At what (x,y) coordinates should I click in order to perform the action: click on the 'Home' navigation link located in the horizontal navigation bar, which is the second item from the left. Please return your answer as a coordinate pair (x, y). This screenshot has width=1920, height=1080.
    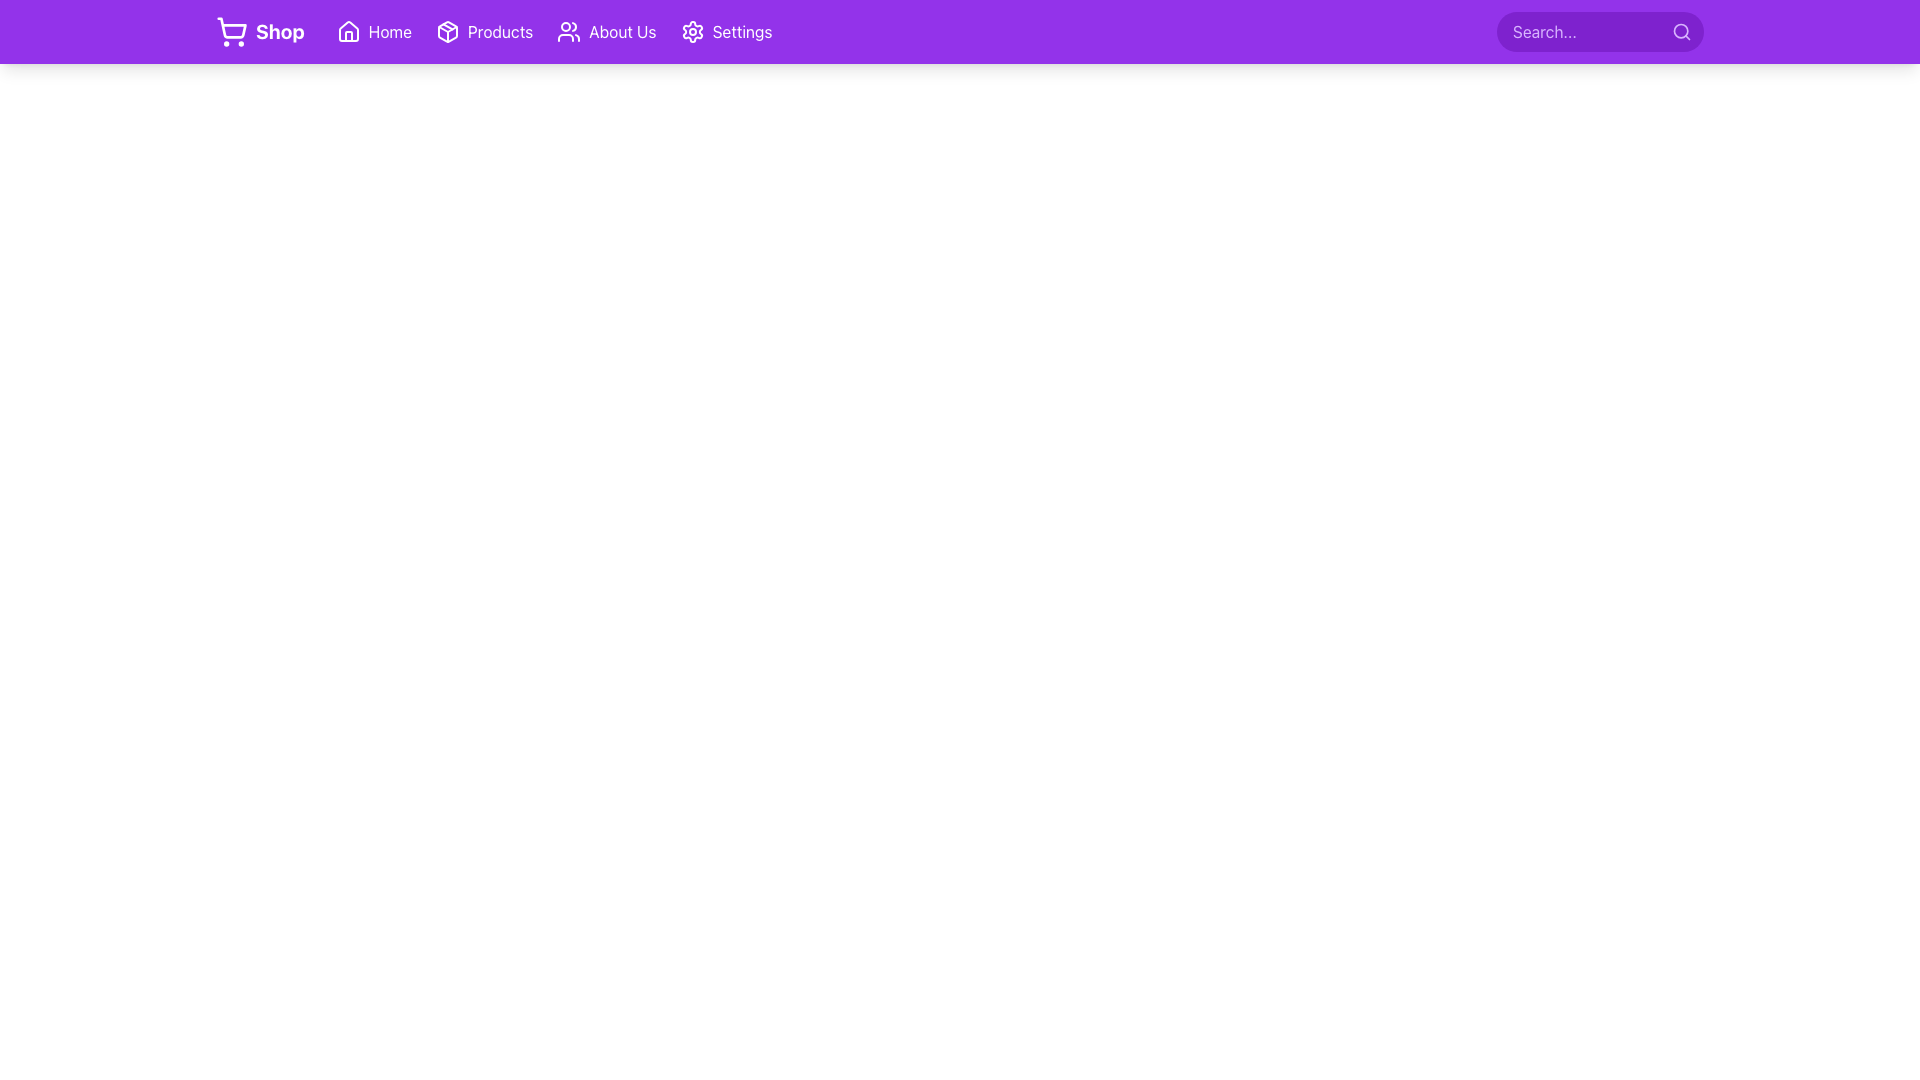
    Looking at the image, I should click on (374, 31).